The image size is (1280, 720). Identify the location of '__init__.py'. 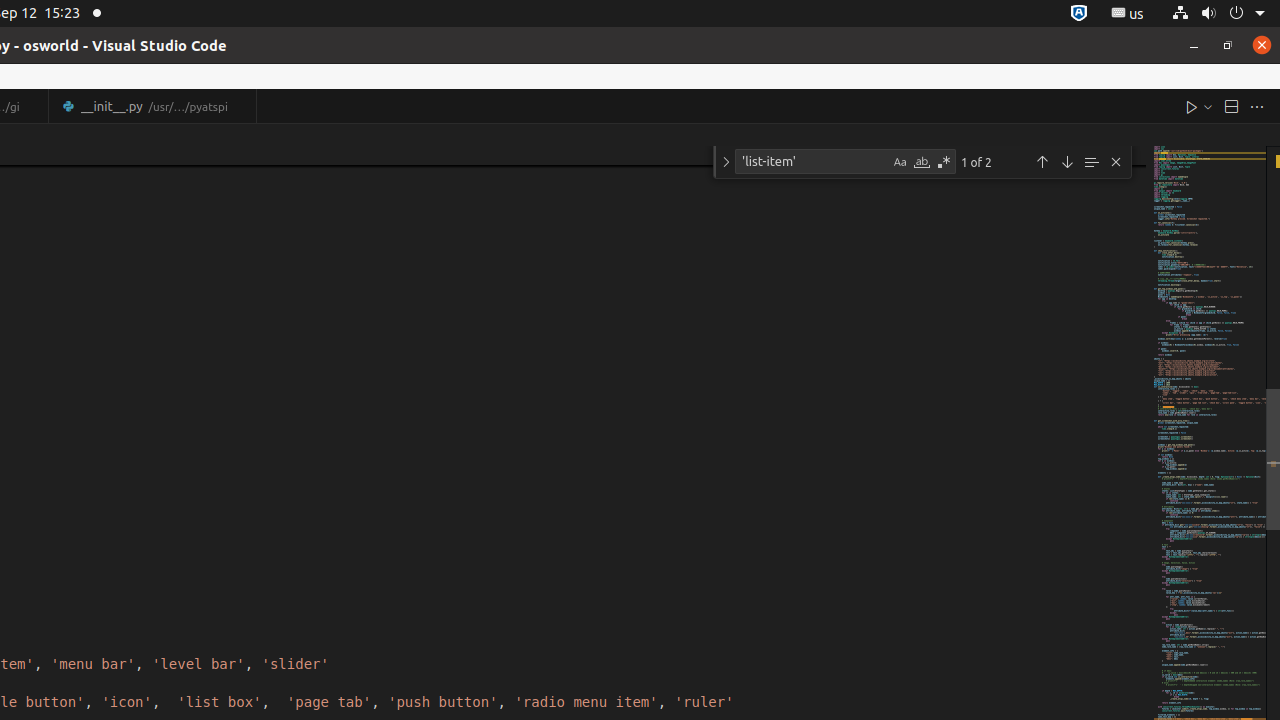
(151, 106).